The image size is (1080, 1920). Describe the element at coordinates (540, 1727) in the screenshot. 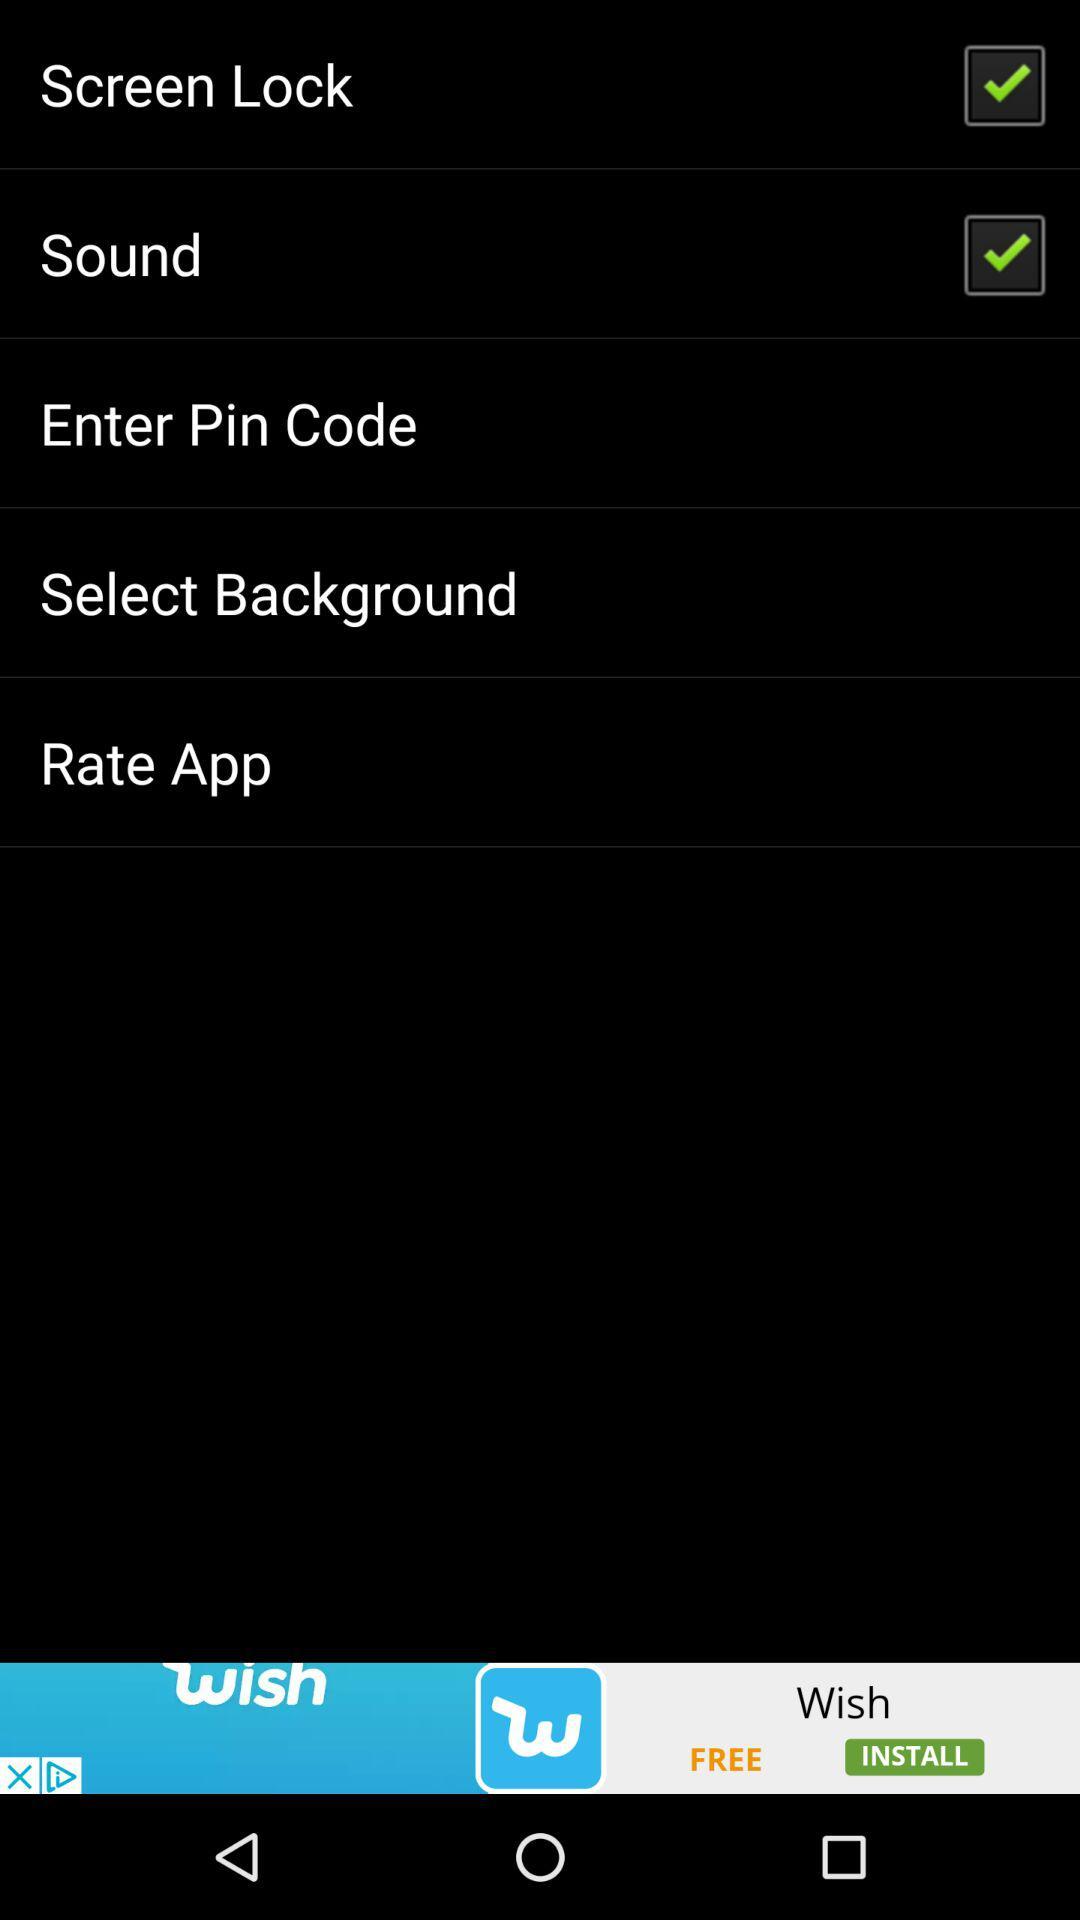

I see `open advertisement` at that location.